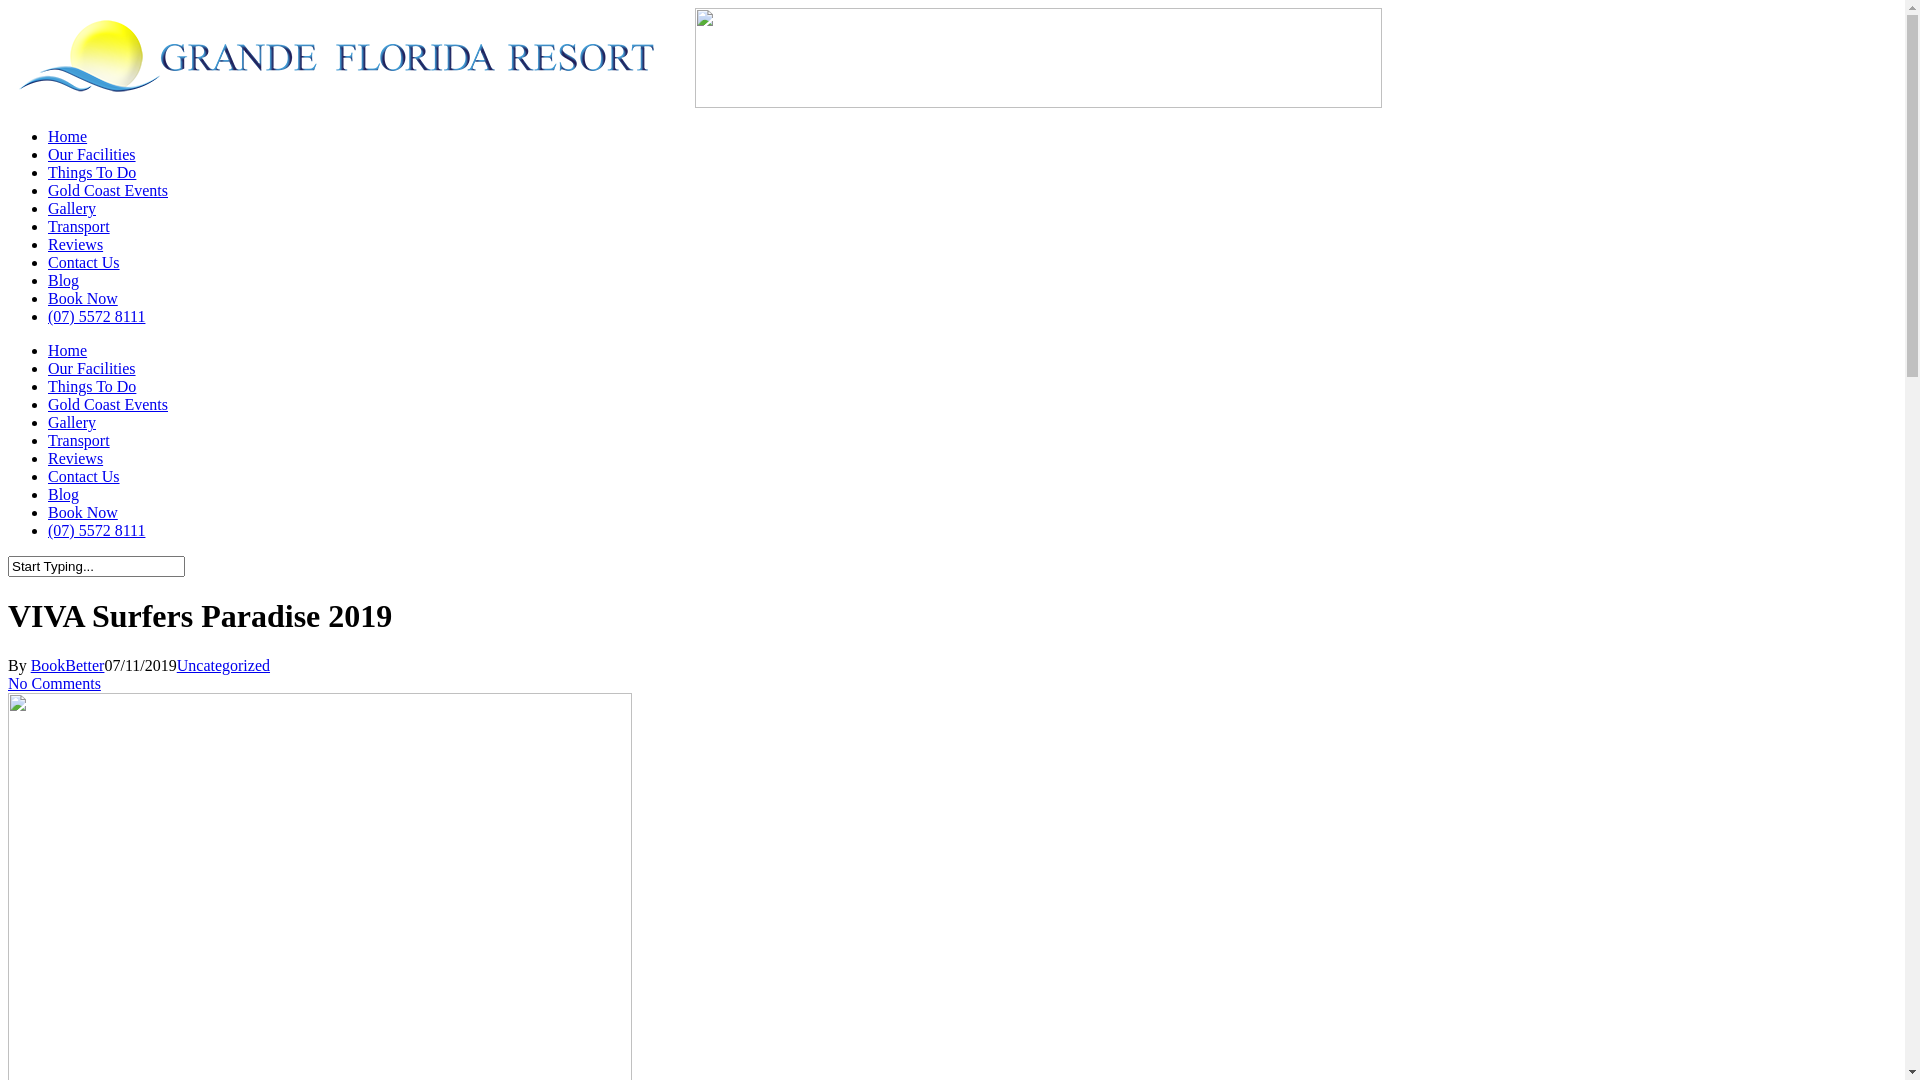 The image size is (1920, 1080). Describe the element at coordinates (78, 225) in the screenshot. I see `'Transport'` at that location.